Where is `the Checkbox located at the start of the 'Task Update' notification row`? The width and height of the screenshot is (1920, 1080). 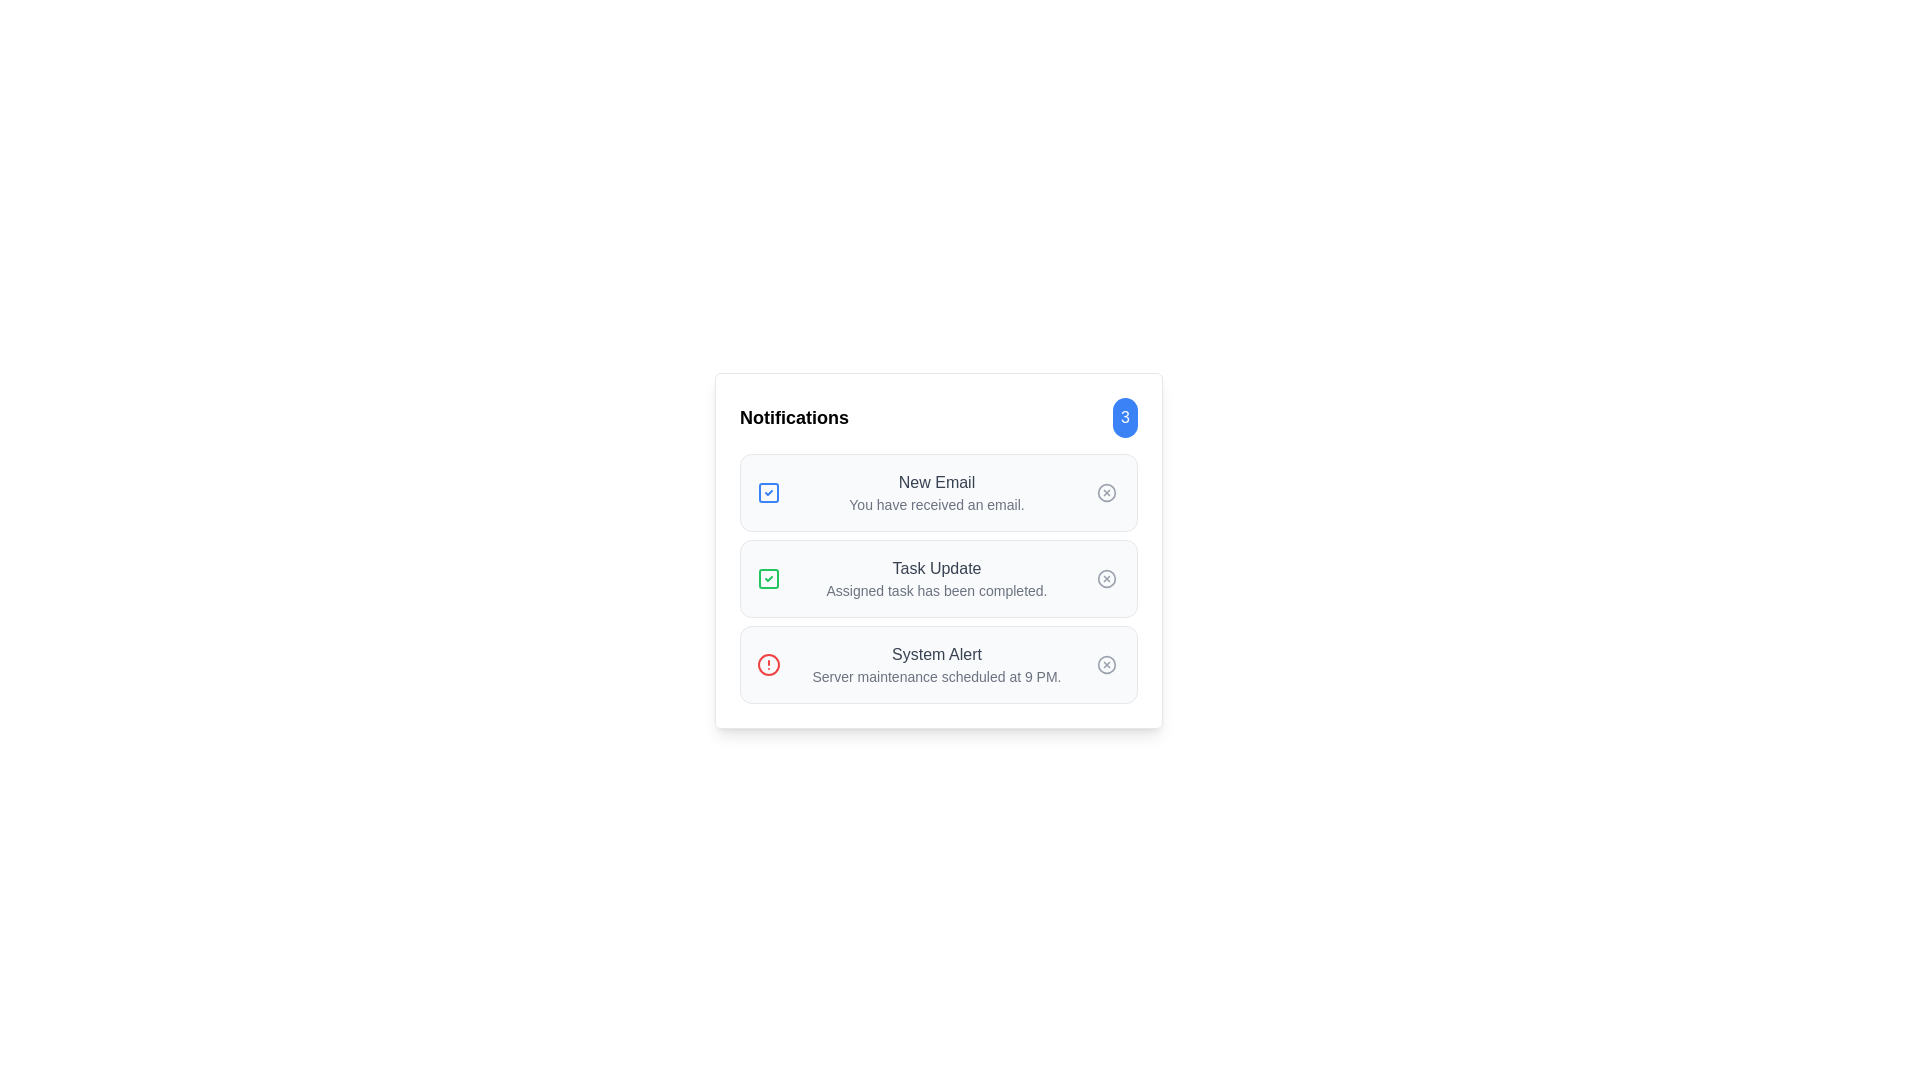 the Checkbox located at the start of the 'Task Update' notification row is located at coordinates (767, 578).